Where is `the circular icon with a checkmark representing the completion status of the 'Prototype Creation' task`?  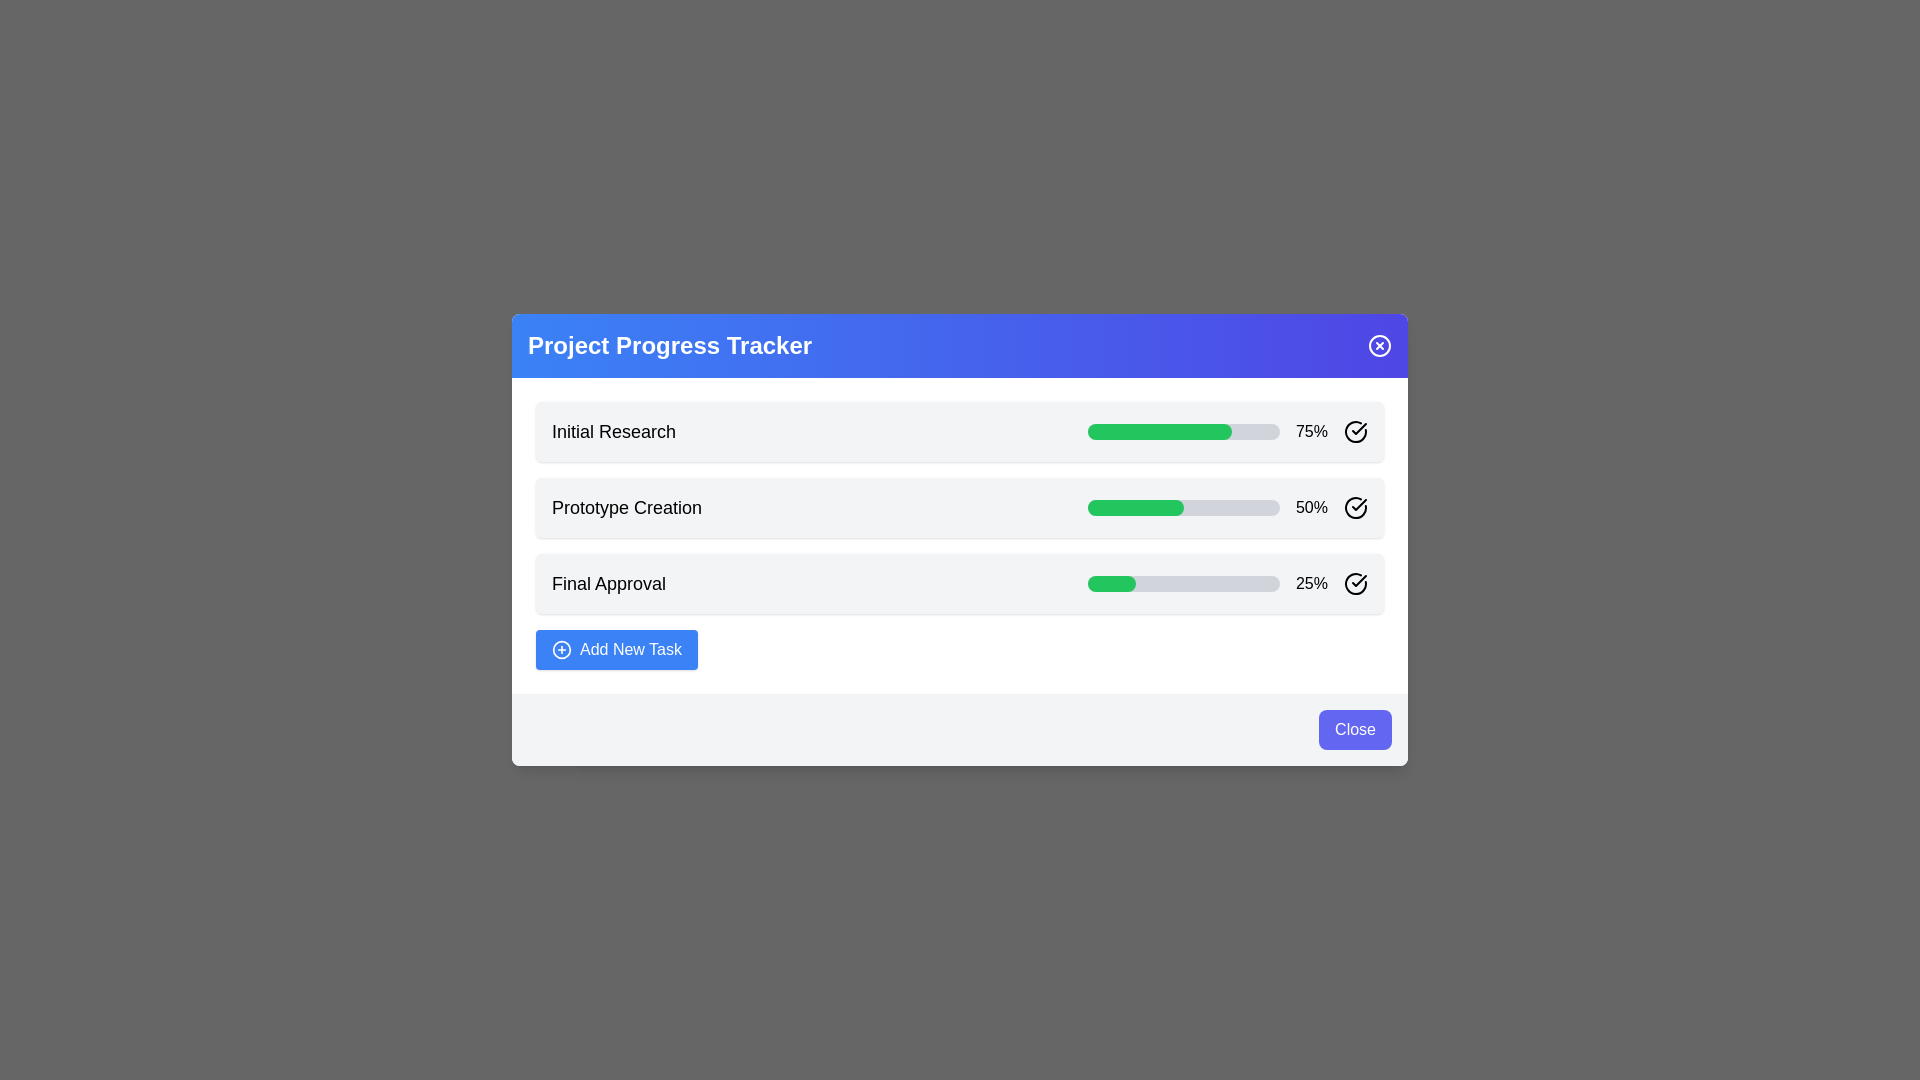
the circular icon with a checkmark representing the completion status of the 'Prototype Creation' task is located at coordinates (1356, 431).